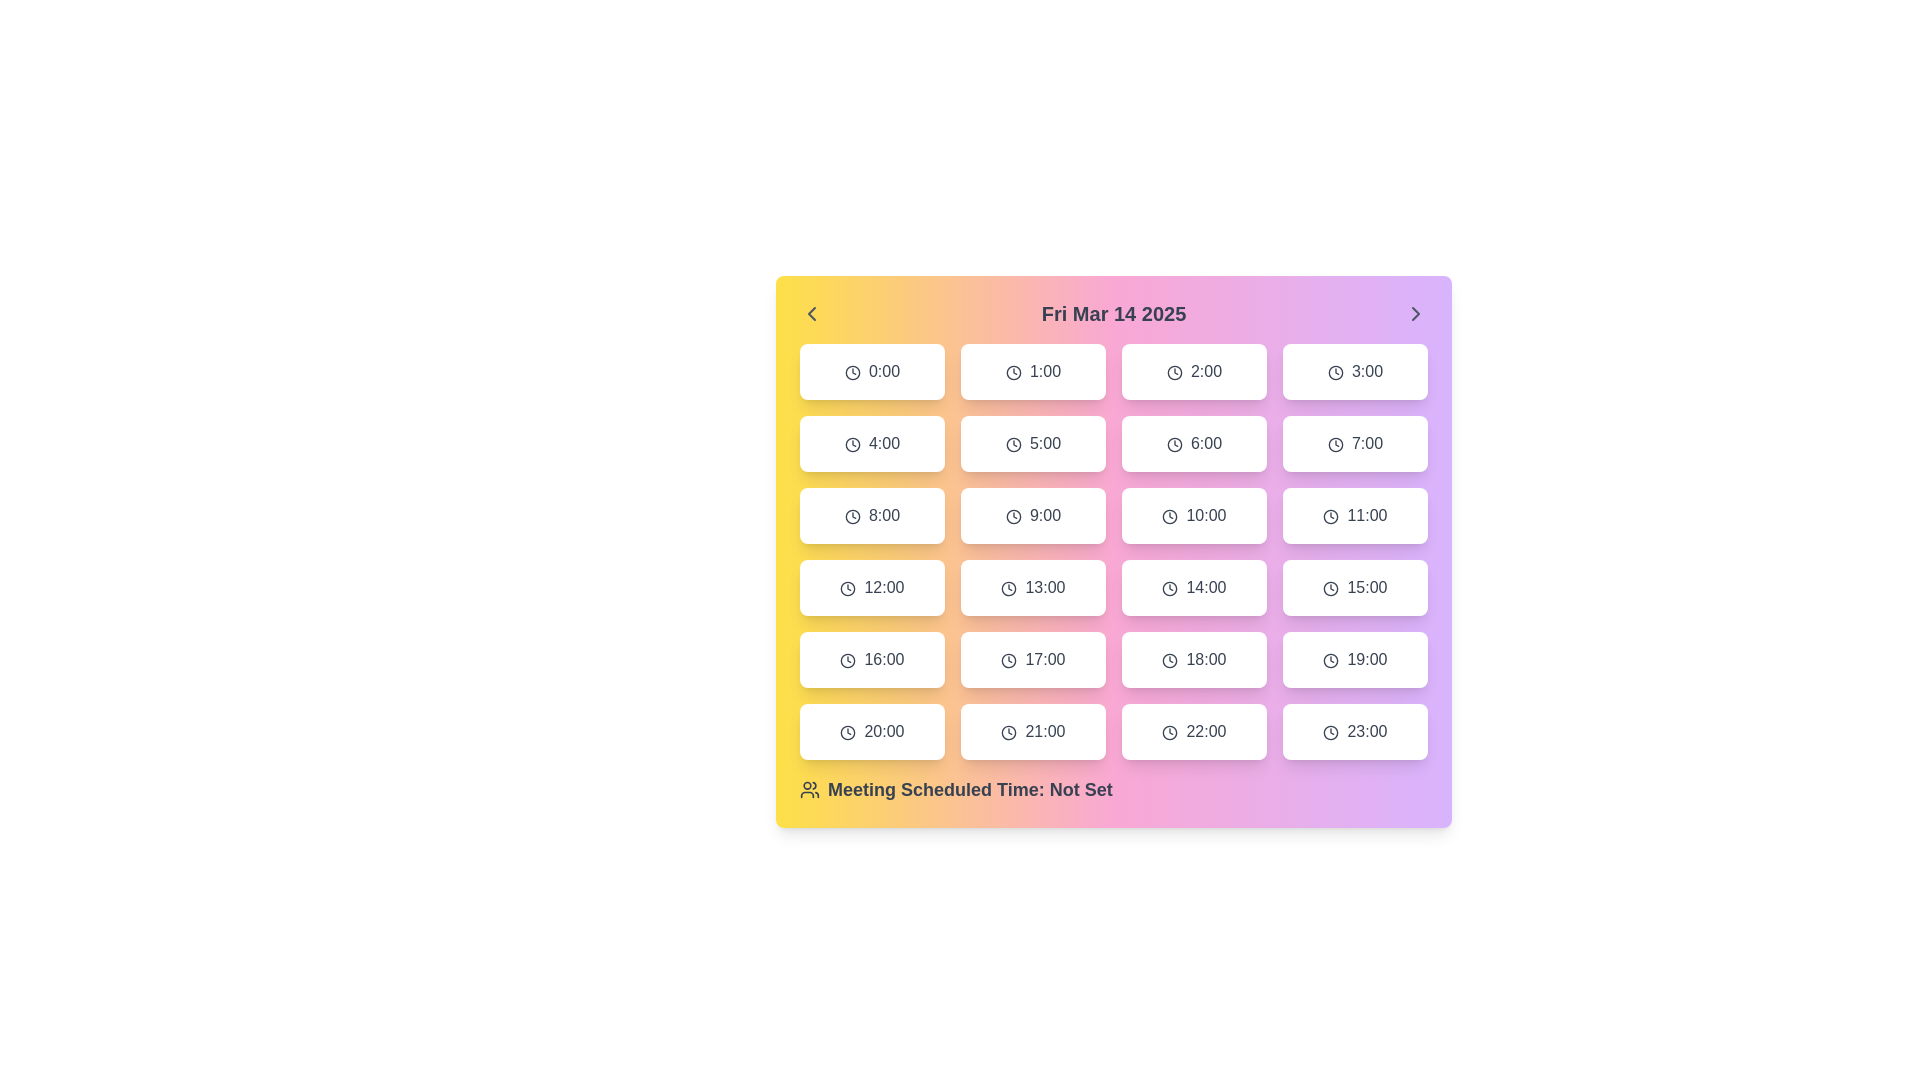 The height and width of the screenshot is (1080, 1920). What do you see at coordinates (1355, 515) in the screenshot?
I see `the rounded rectangular button labeled '11:00' with a clock icon, located in the third column of the third row in a four-column grid` at bounding box center [1355, 515].